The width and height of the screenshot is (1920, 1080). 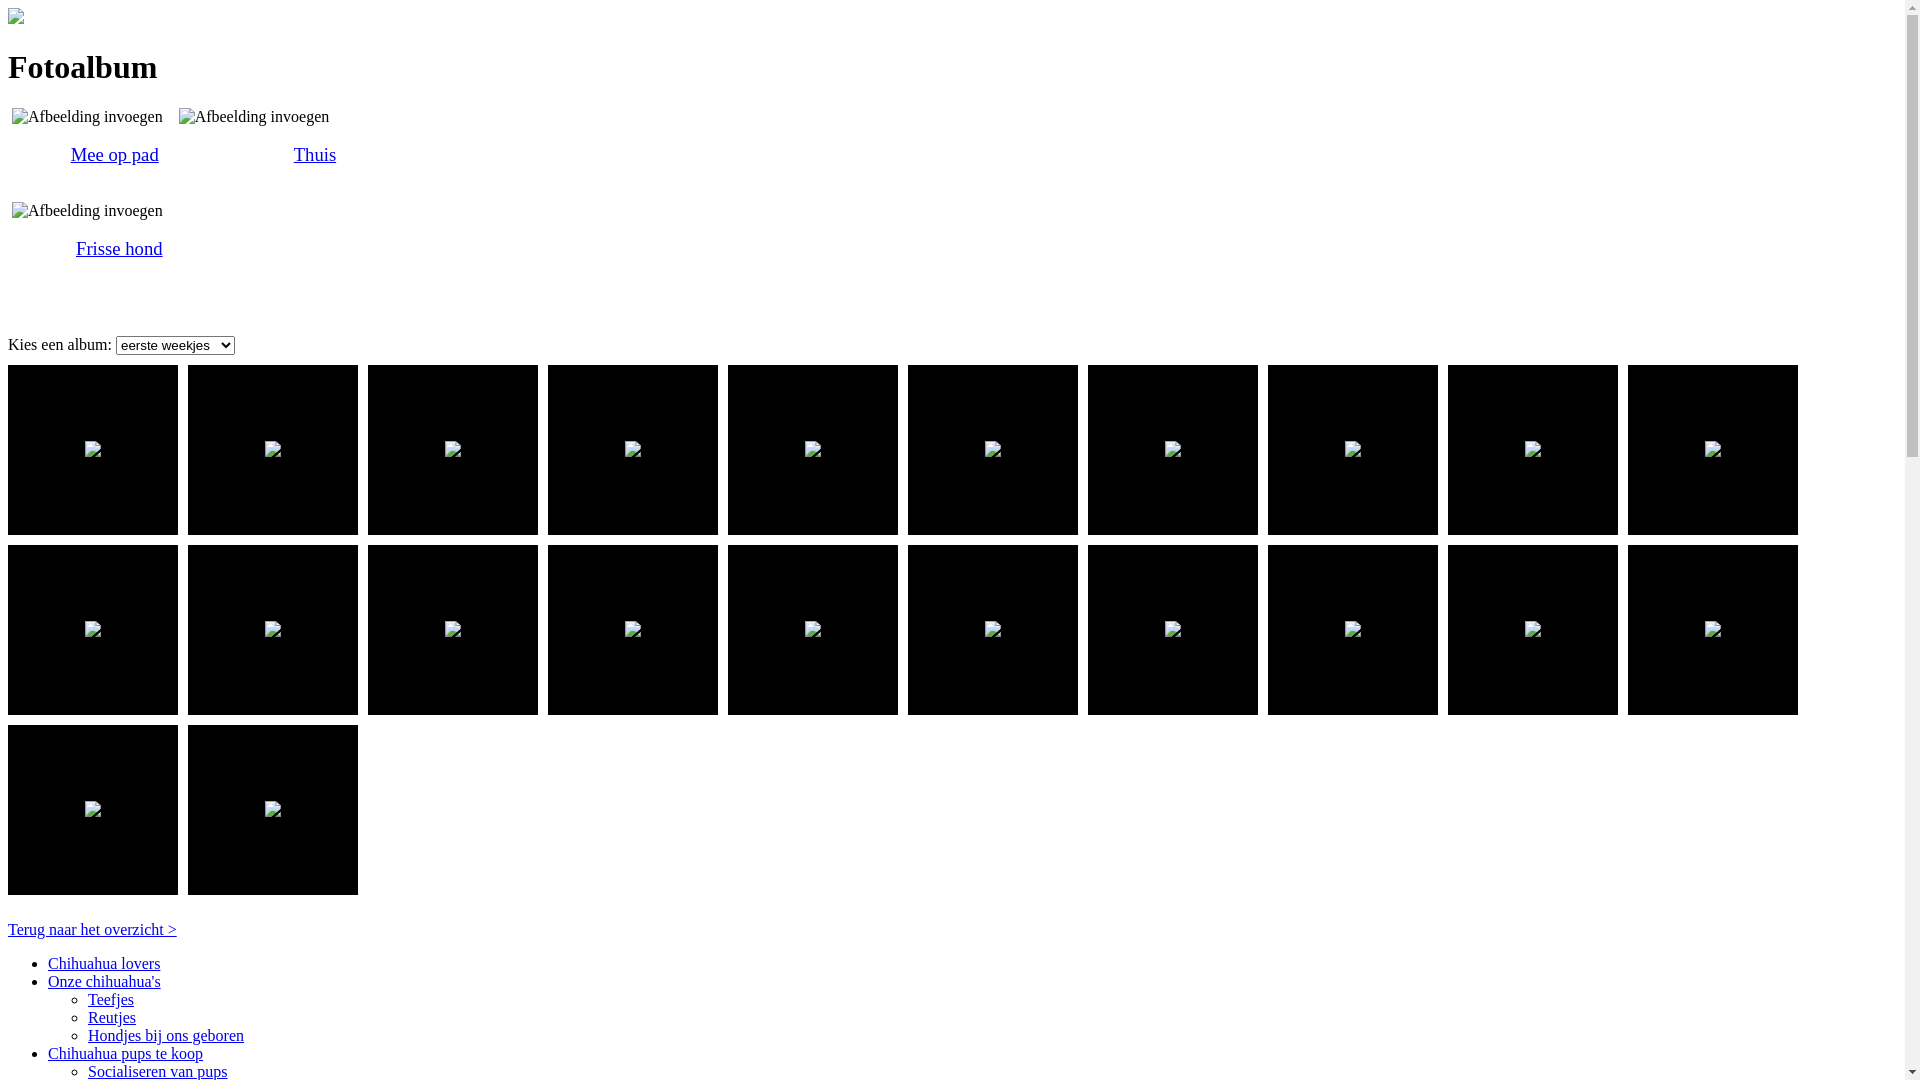 I want to click on 'Thuis', so click(x=314, y=153).